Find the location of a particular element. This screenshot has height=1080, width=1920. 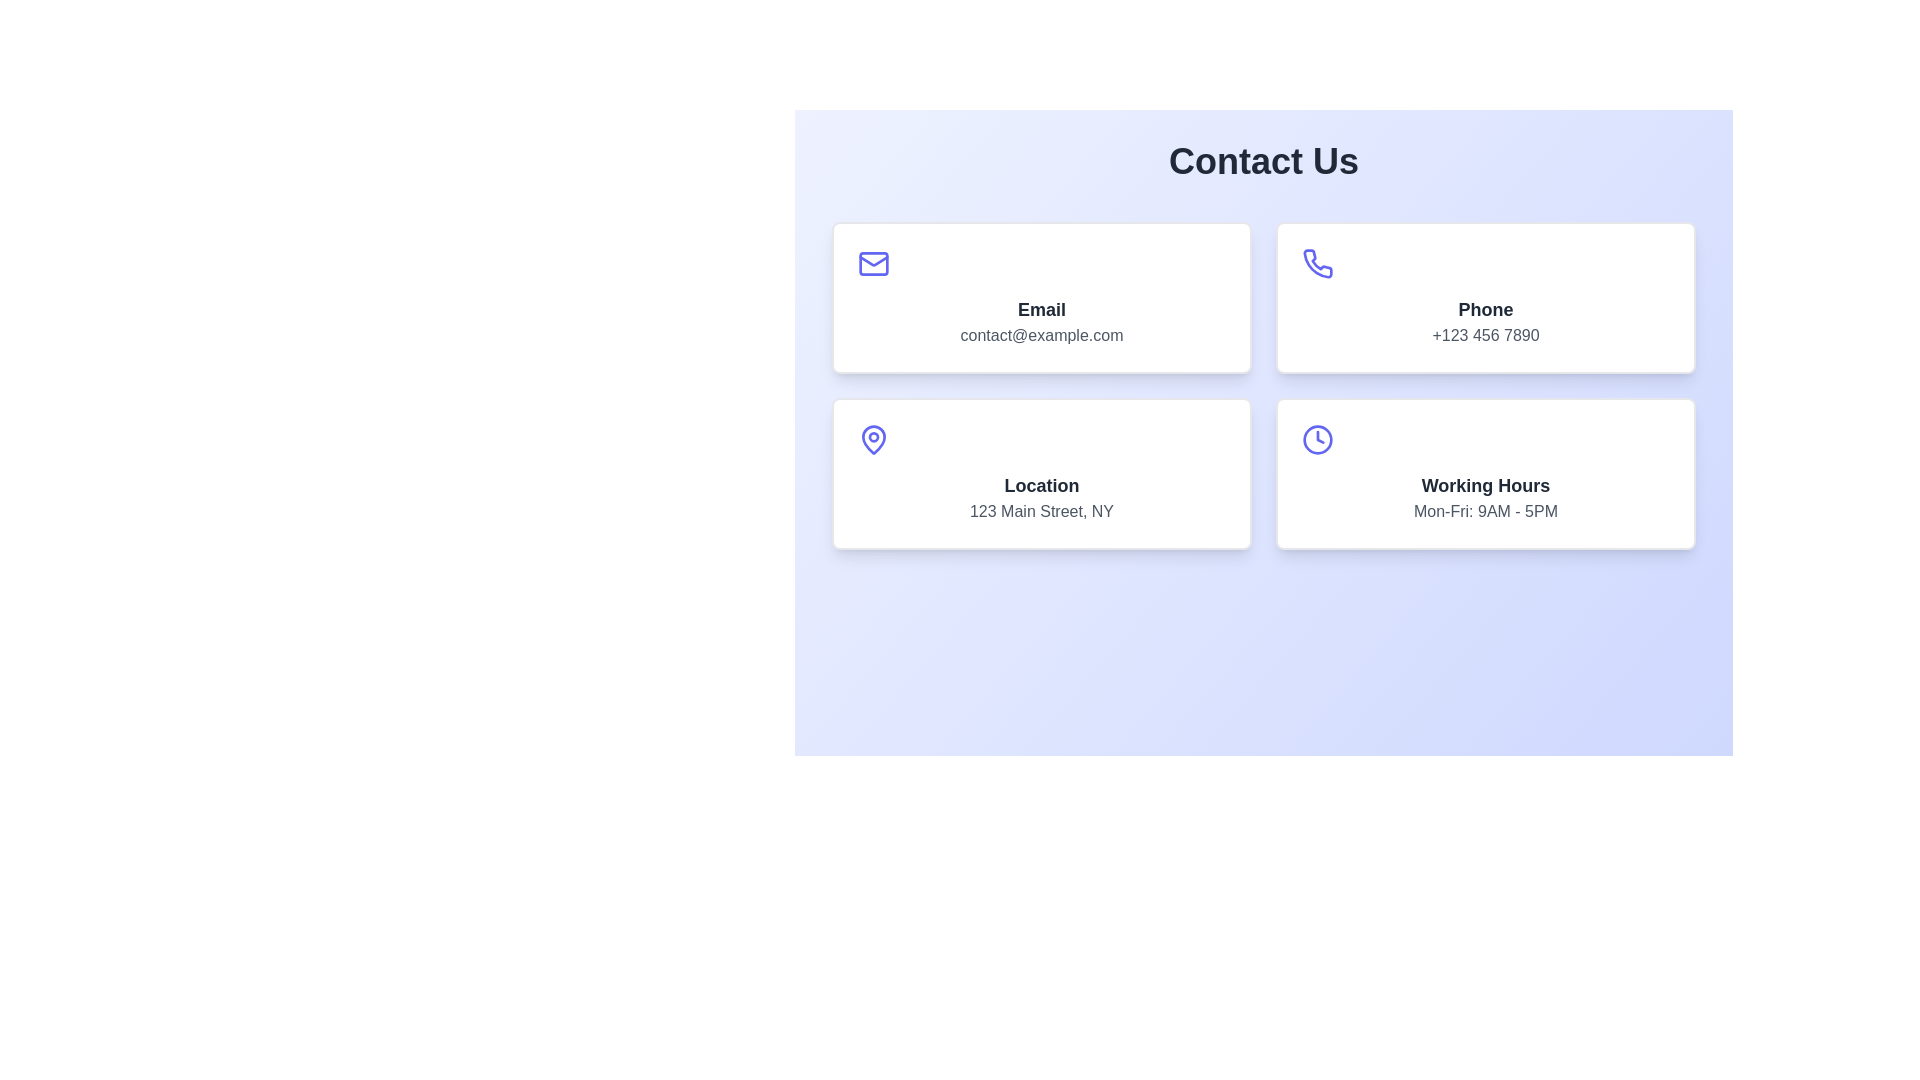

the Location card, which features a blue pin icon, a bold 'Location' label, and a subtitle '123 Main Street, NY'. This card has a white background, light gray border, and rounded corners, located in the lower-left quadrant of the grid layout is located at coordinates (1040, 474).